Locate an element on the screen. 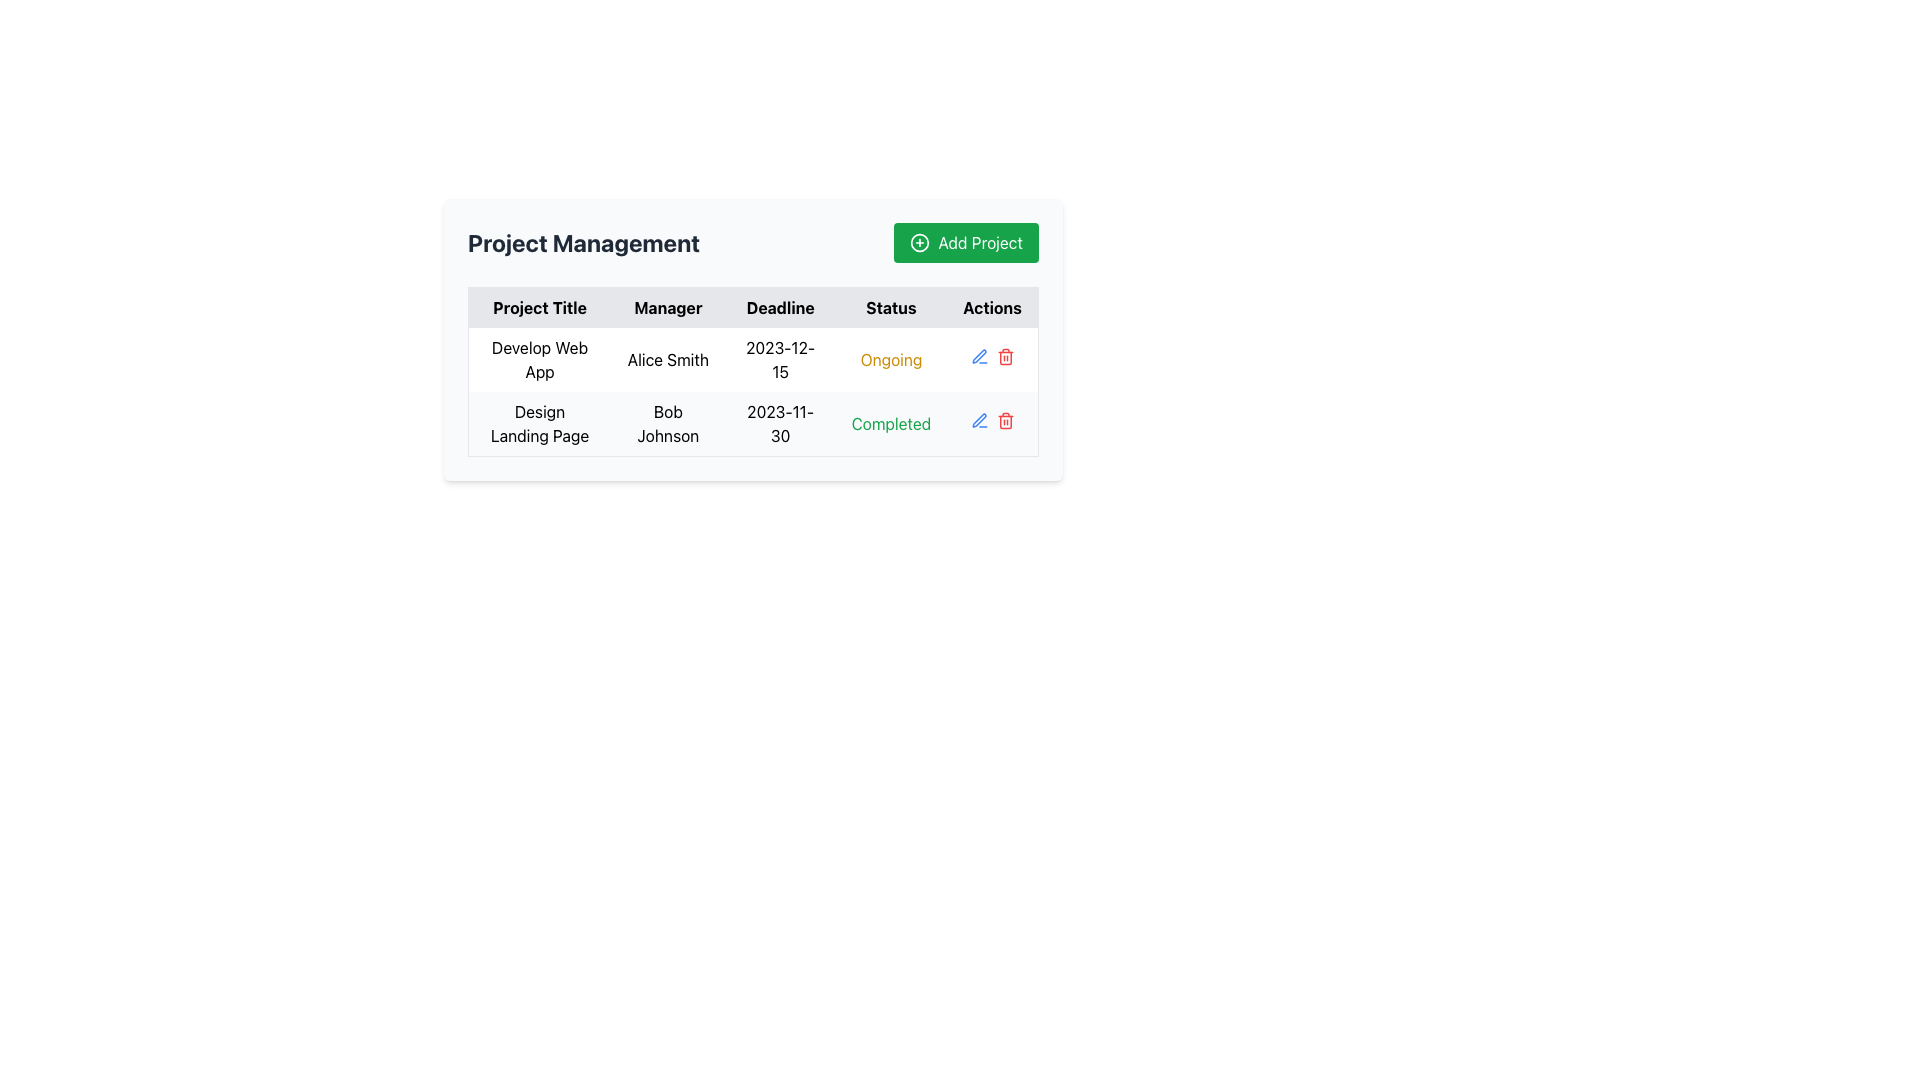  the pen icon in the Actions column next to the 'Ongoing' status of the first project row is located at coordinates (979, 419).